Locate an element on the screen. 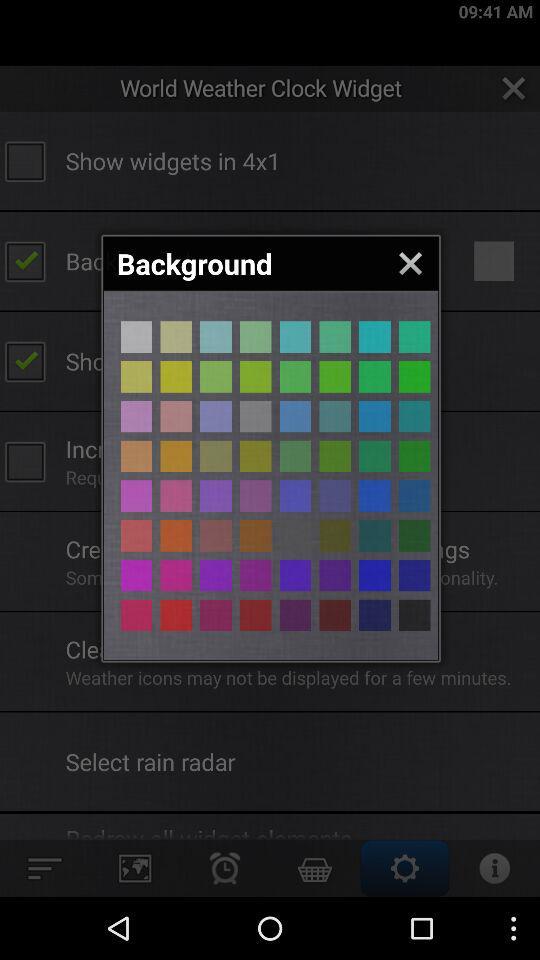  box is located at coordinates (374, 337).